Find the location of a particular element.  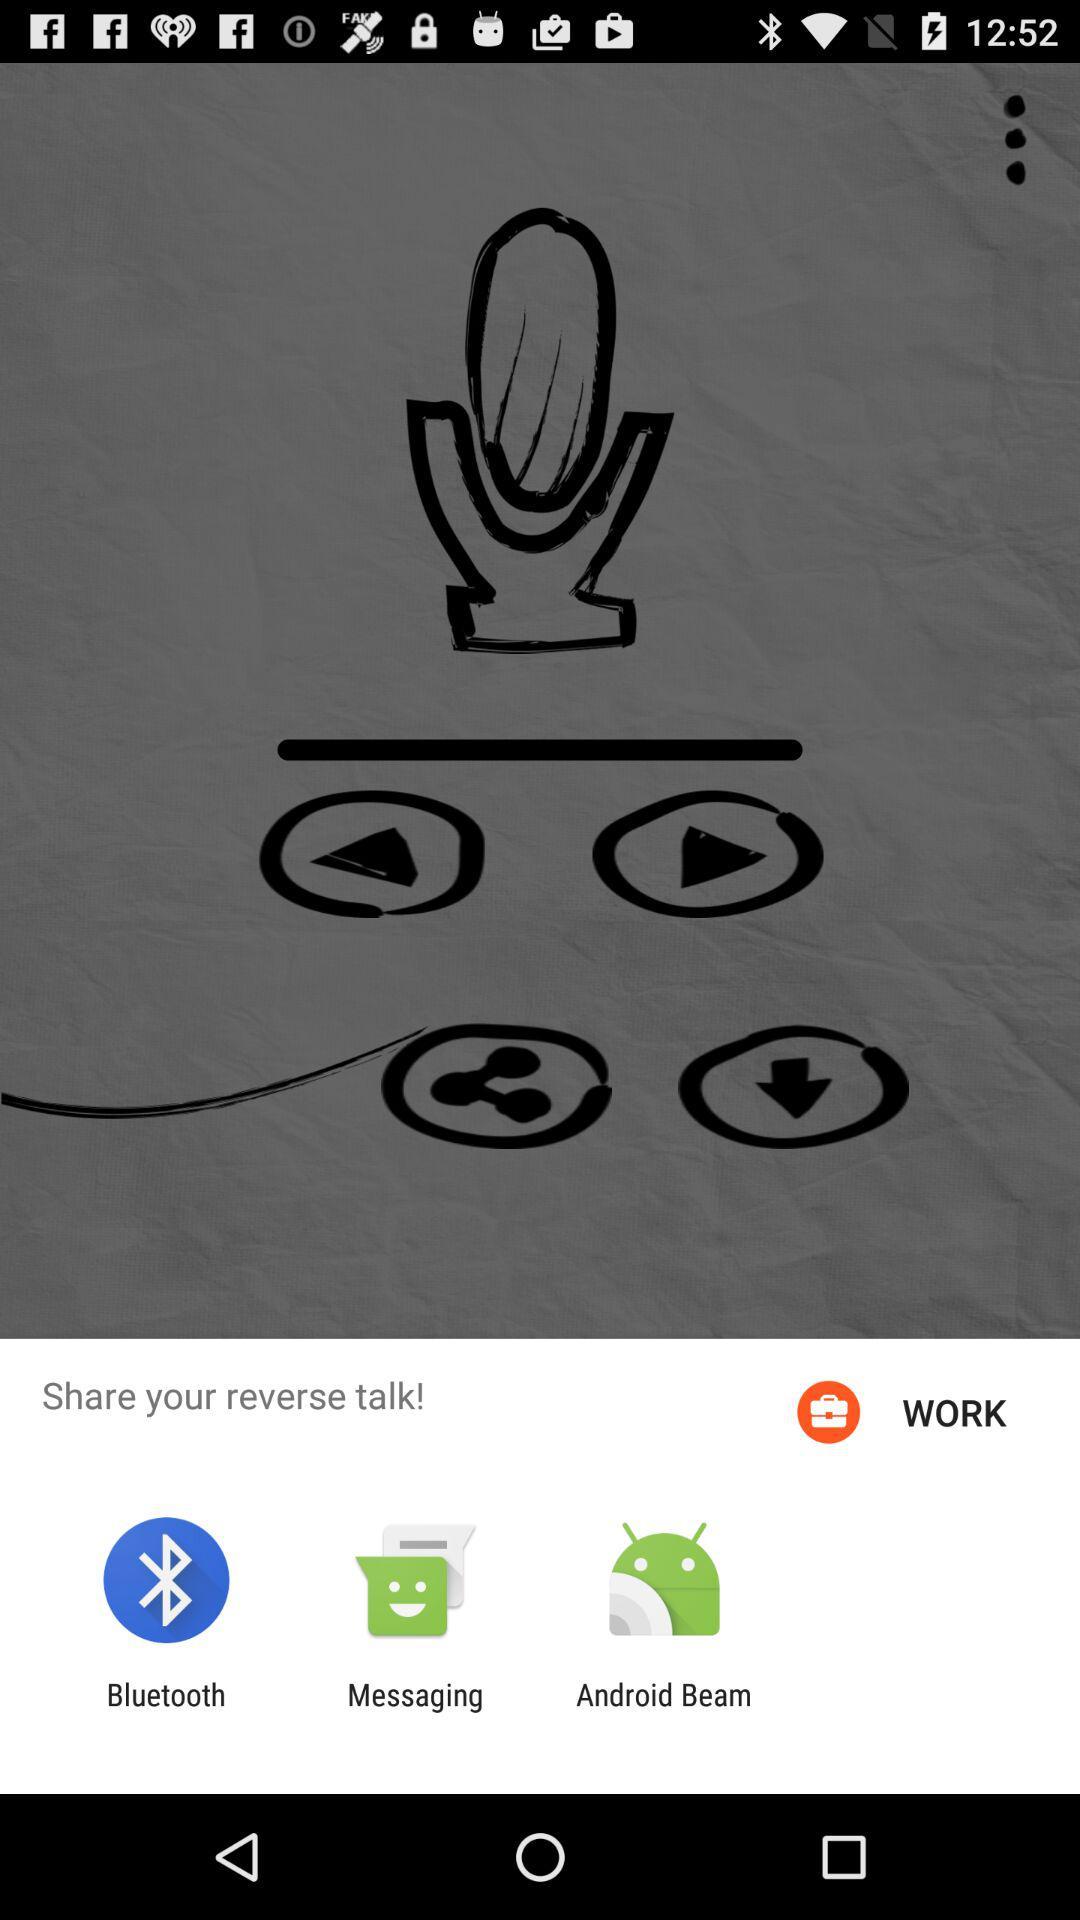

the android beam item is located at coordinates (664, 1711).